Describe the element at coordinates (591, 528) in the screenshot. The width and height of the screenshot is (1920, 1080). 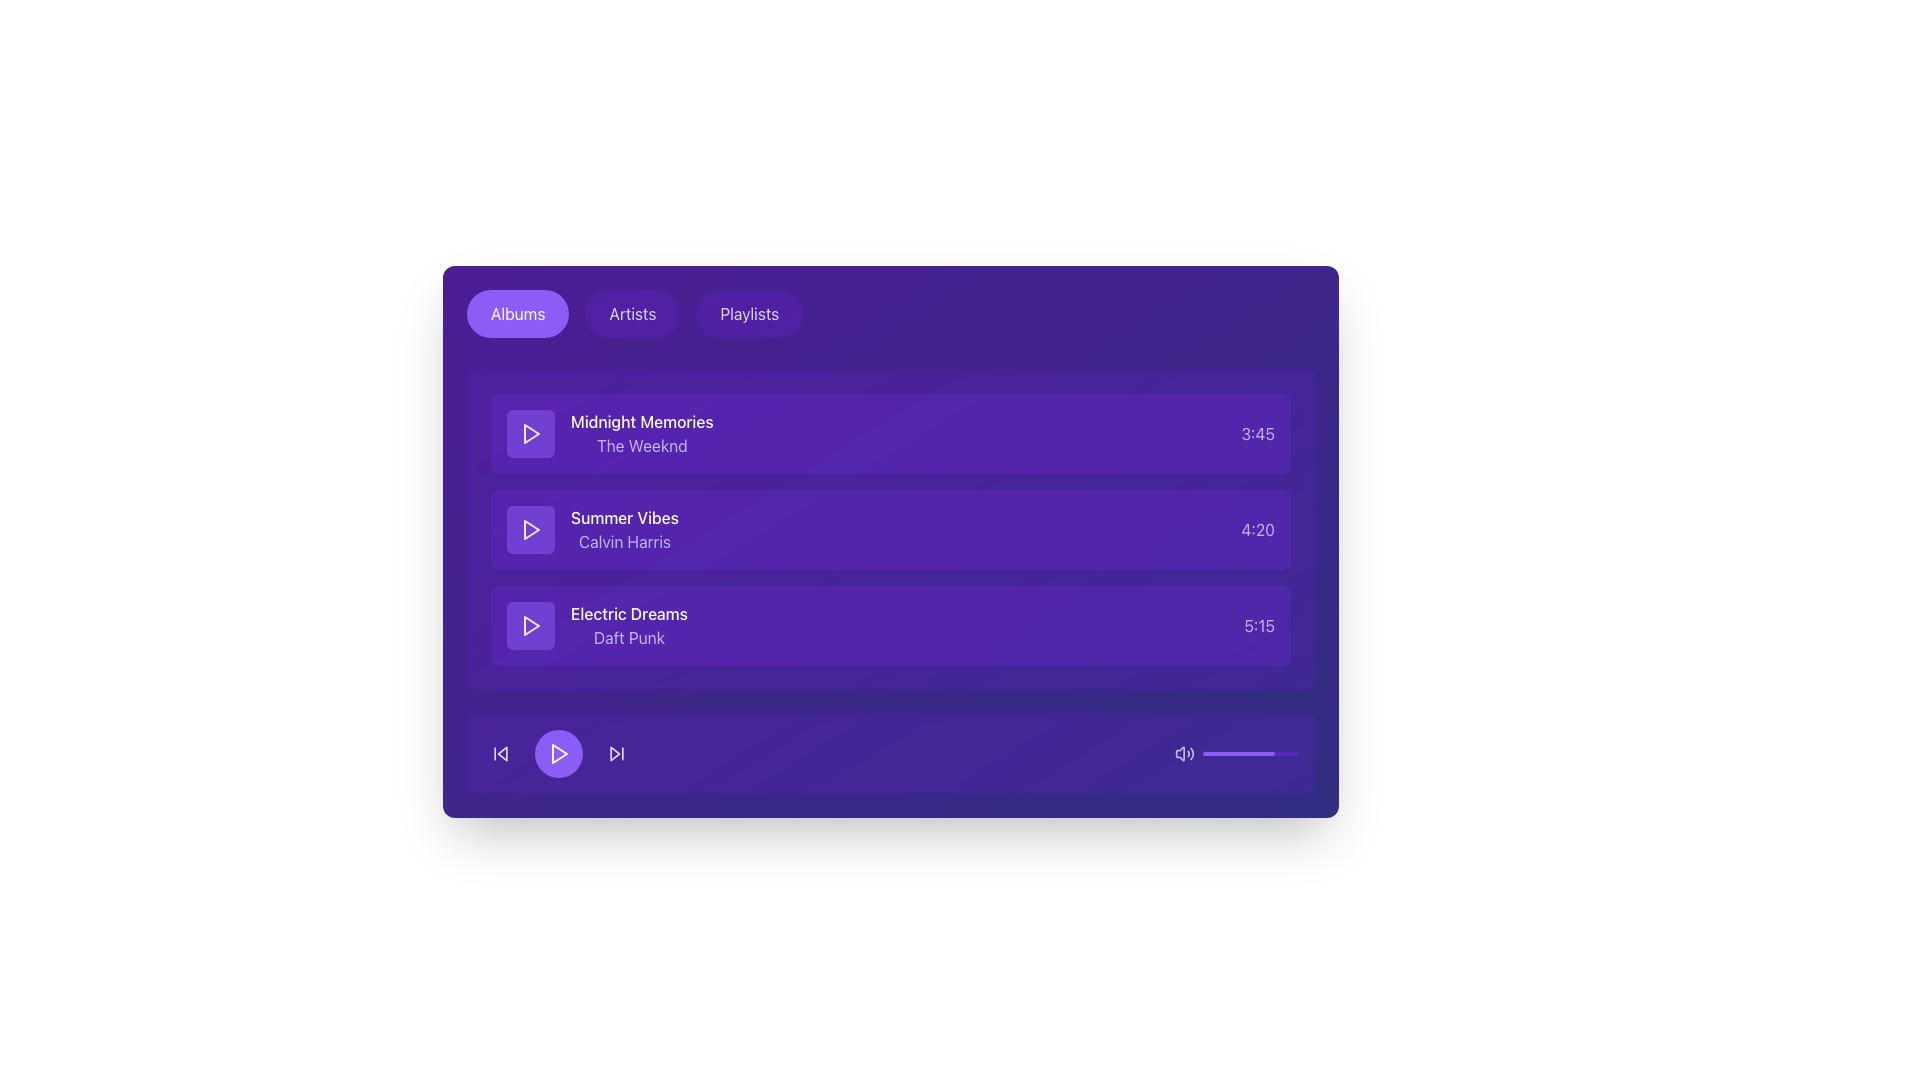
I see `the Text Information Display element that shows the song title and artist` at that location.